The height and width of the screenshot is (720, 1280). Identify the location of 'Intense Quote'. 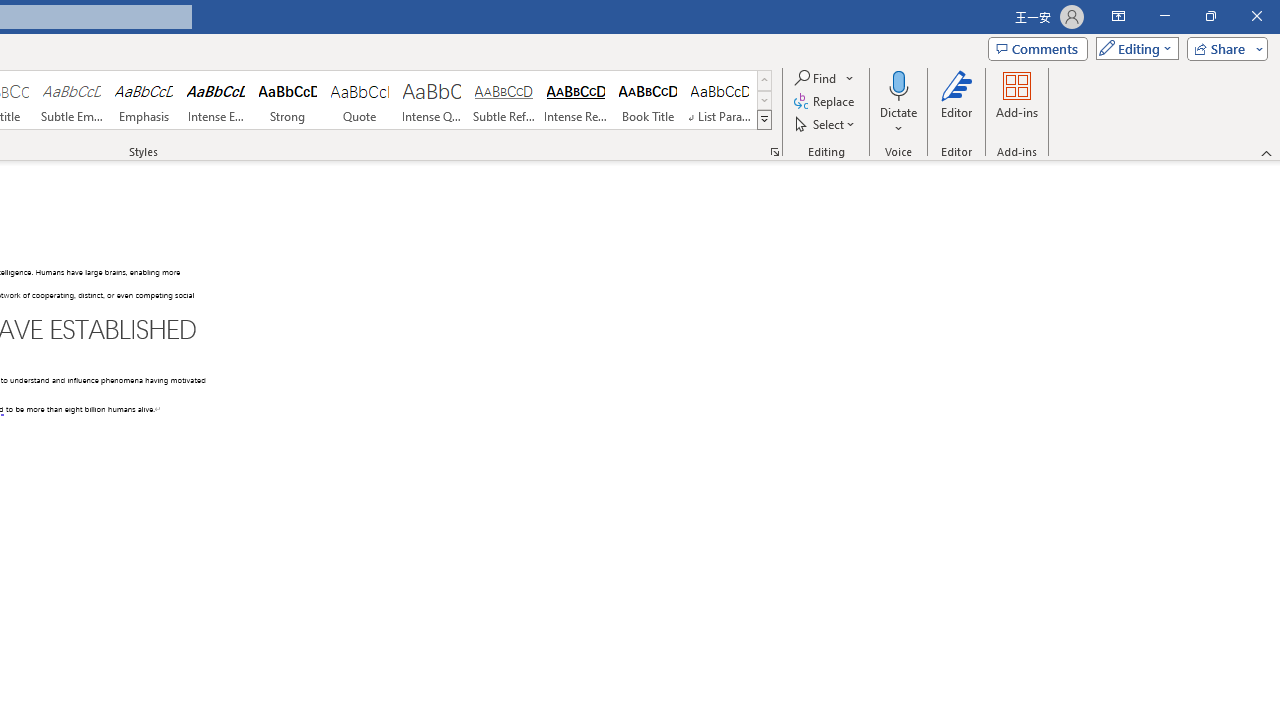
(431, 100).